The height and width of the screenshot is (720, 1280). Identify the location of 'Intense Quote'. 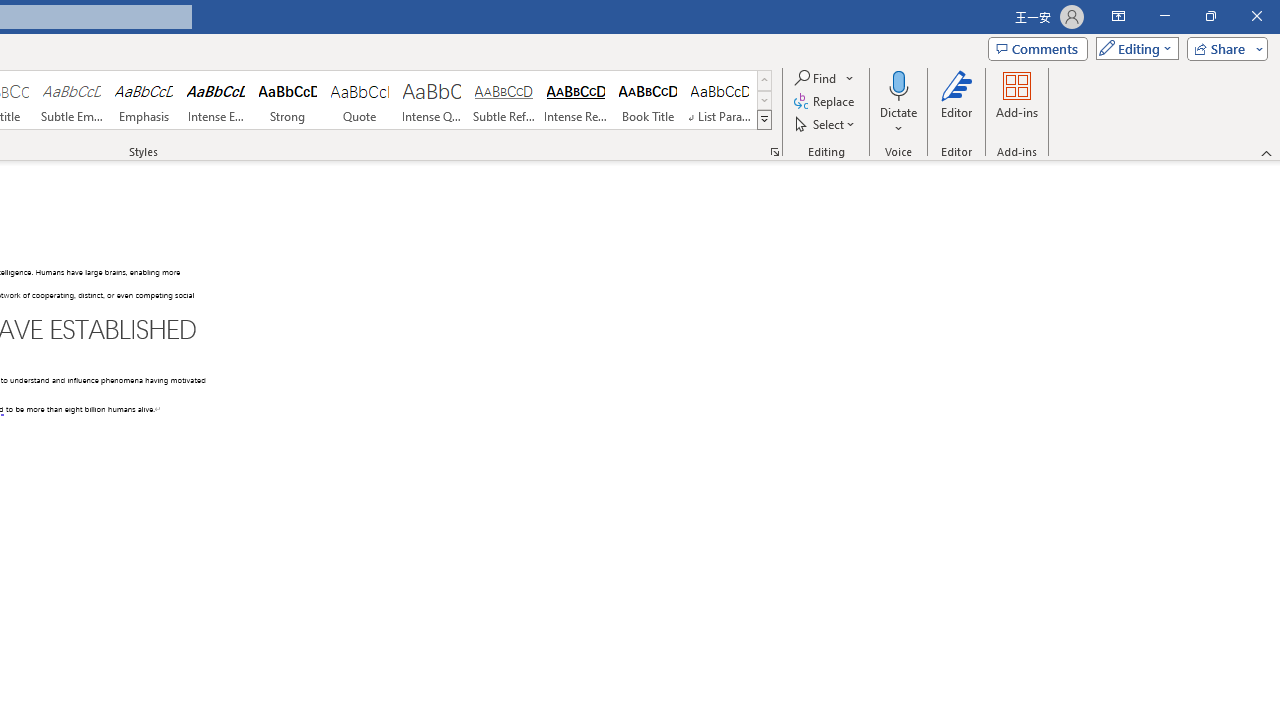
(431, 100).